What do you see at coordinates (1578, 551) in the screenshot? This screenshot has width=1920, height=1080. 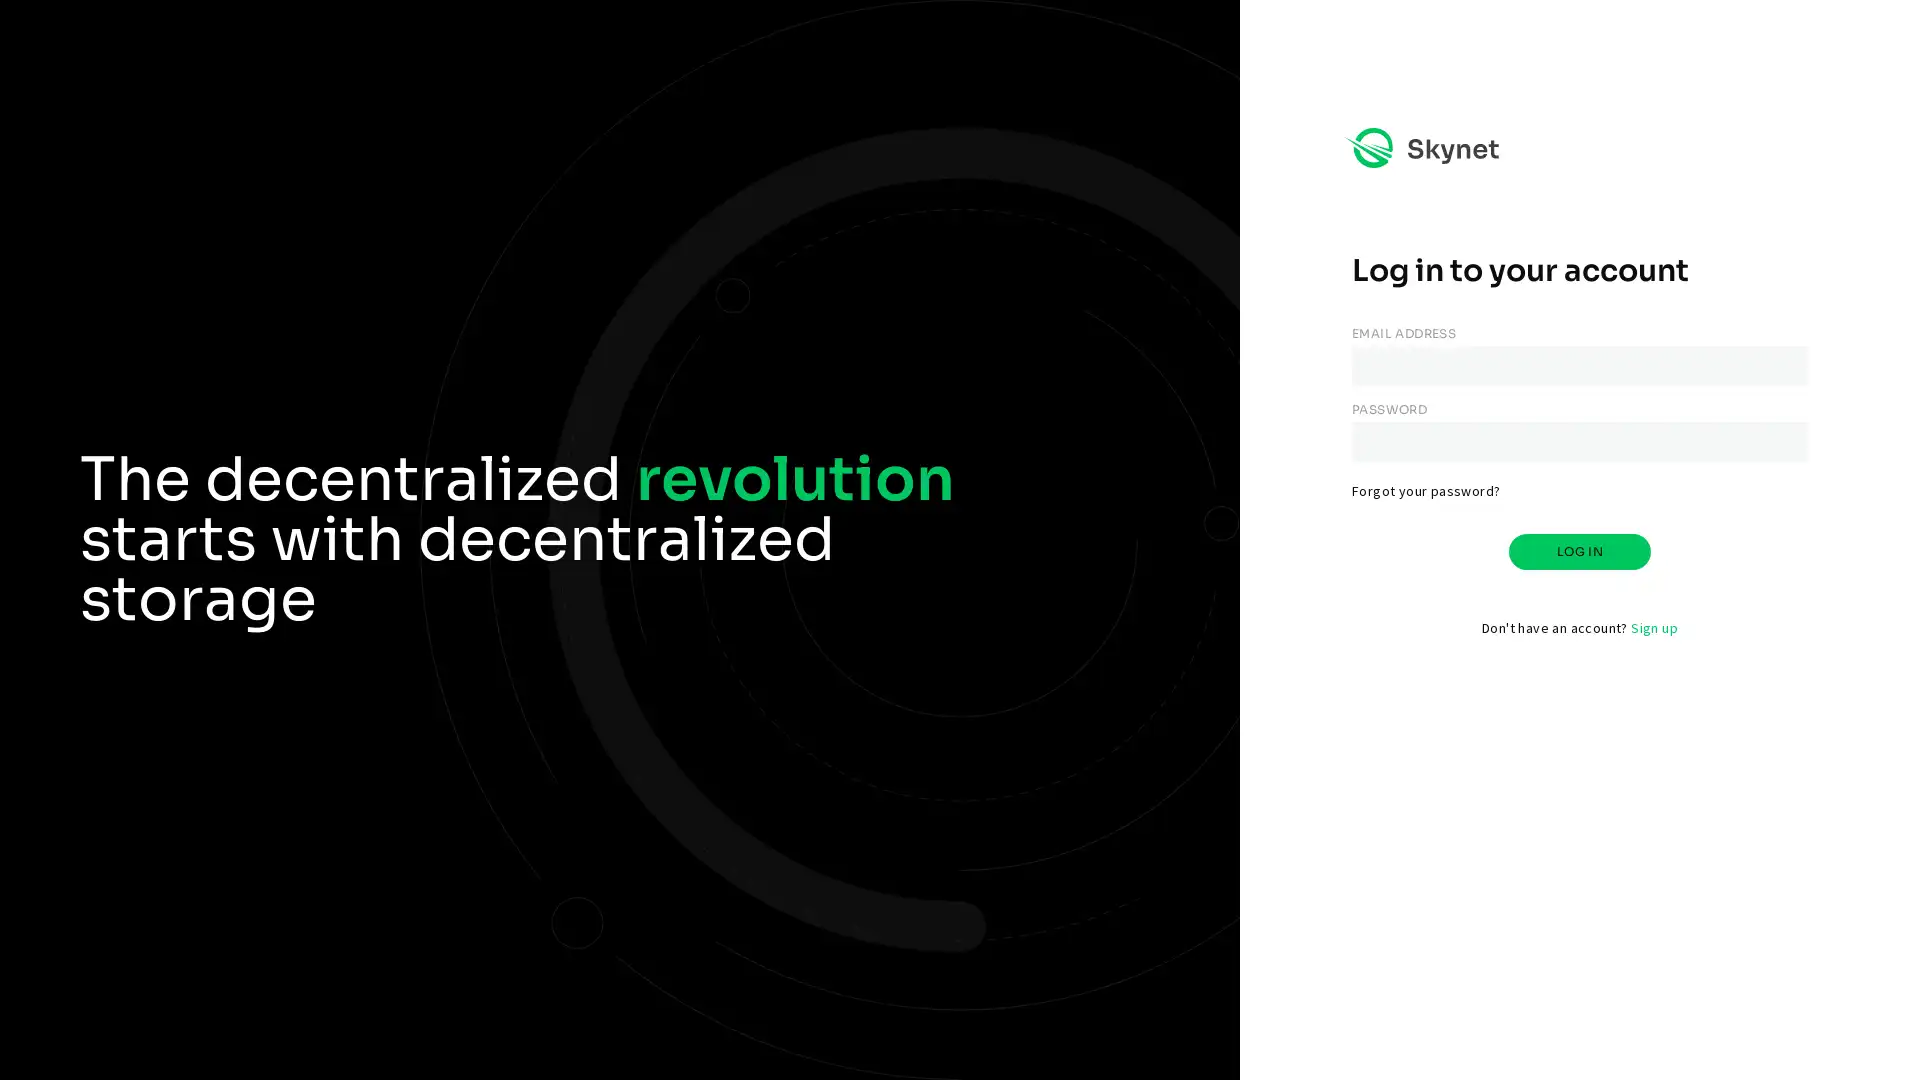 I see `LOG IN` at bounding box center [1578, 551].